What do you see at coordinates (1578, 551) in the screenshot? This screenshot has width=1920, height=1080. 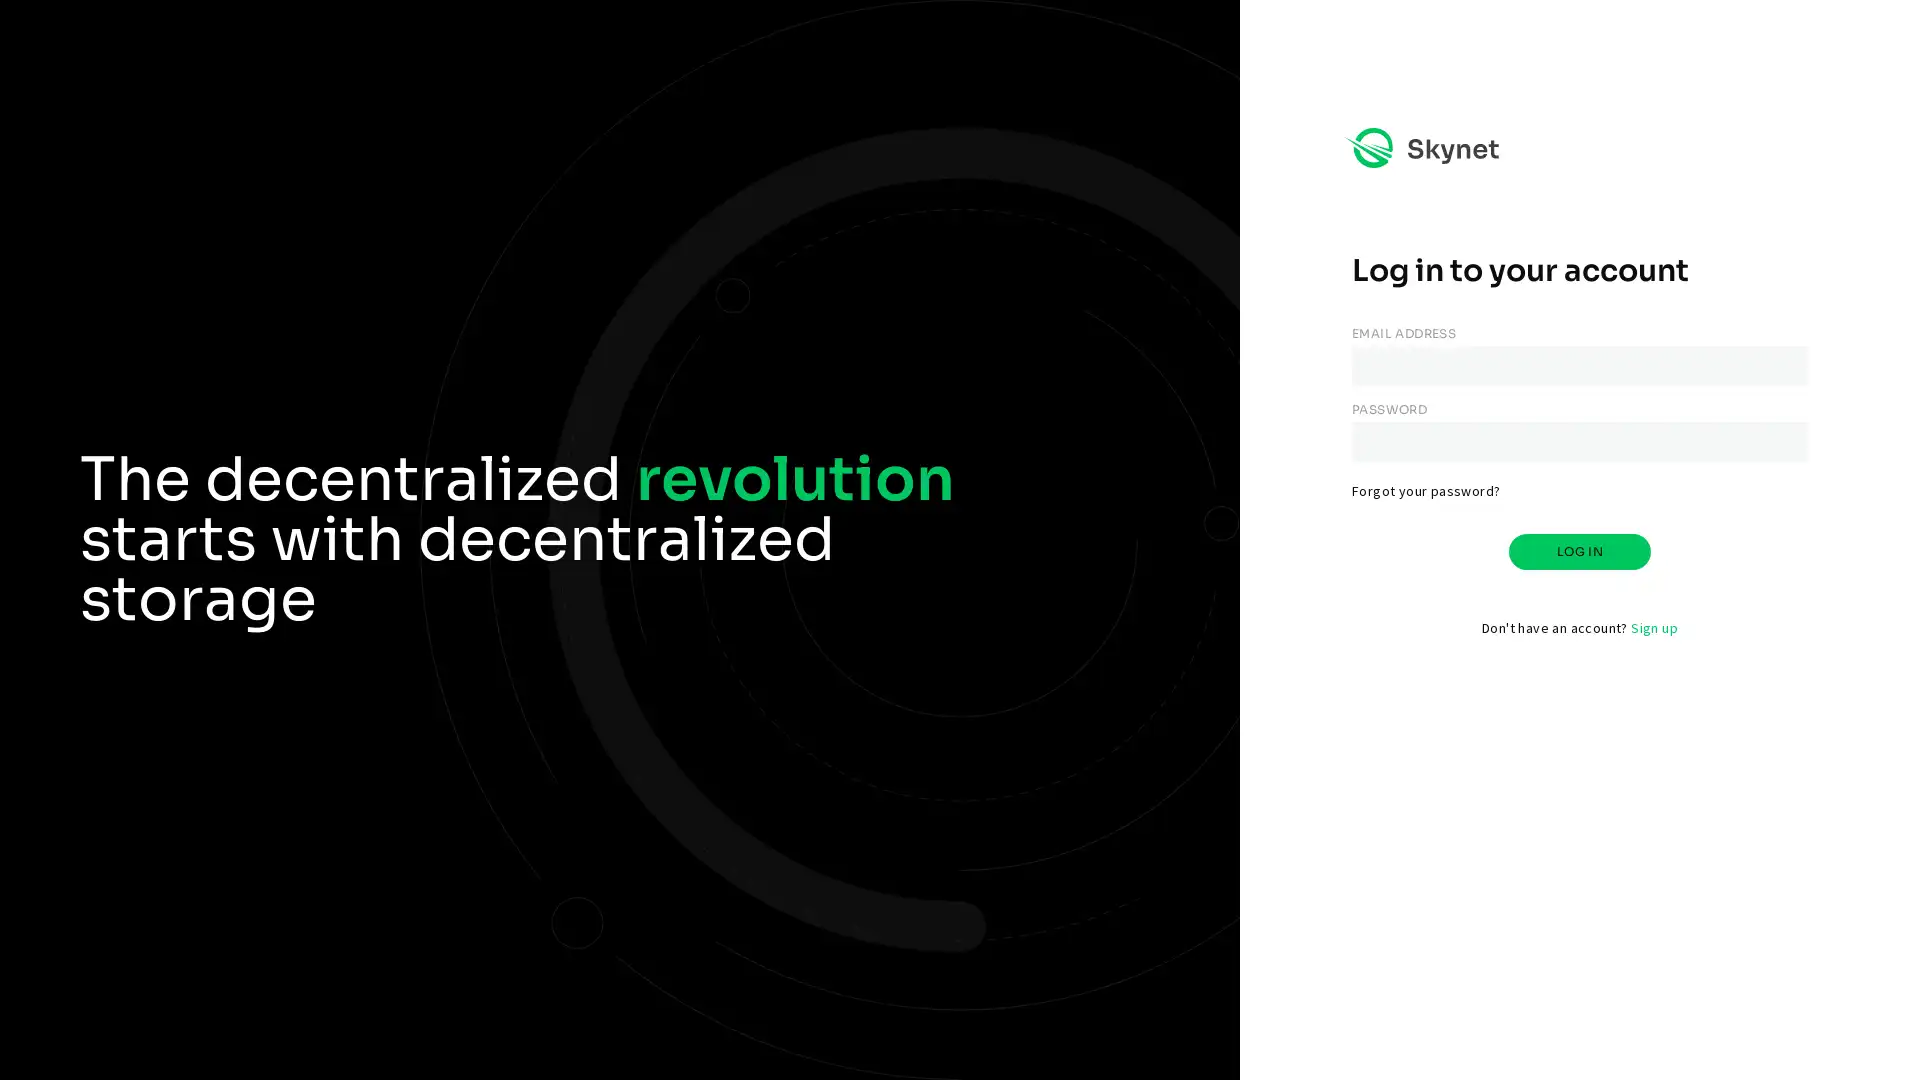 I see `LOG IN` at bounding box center [1578, 551].